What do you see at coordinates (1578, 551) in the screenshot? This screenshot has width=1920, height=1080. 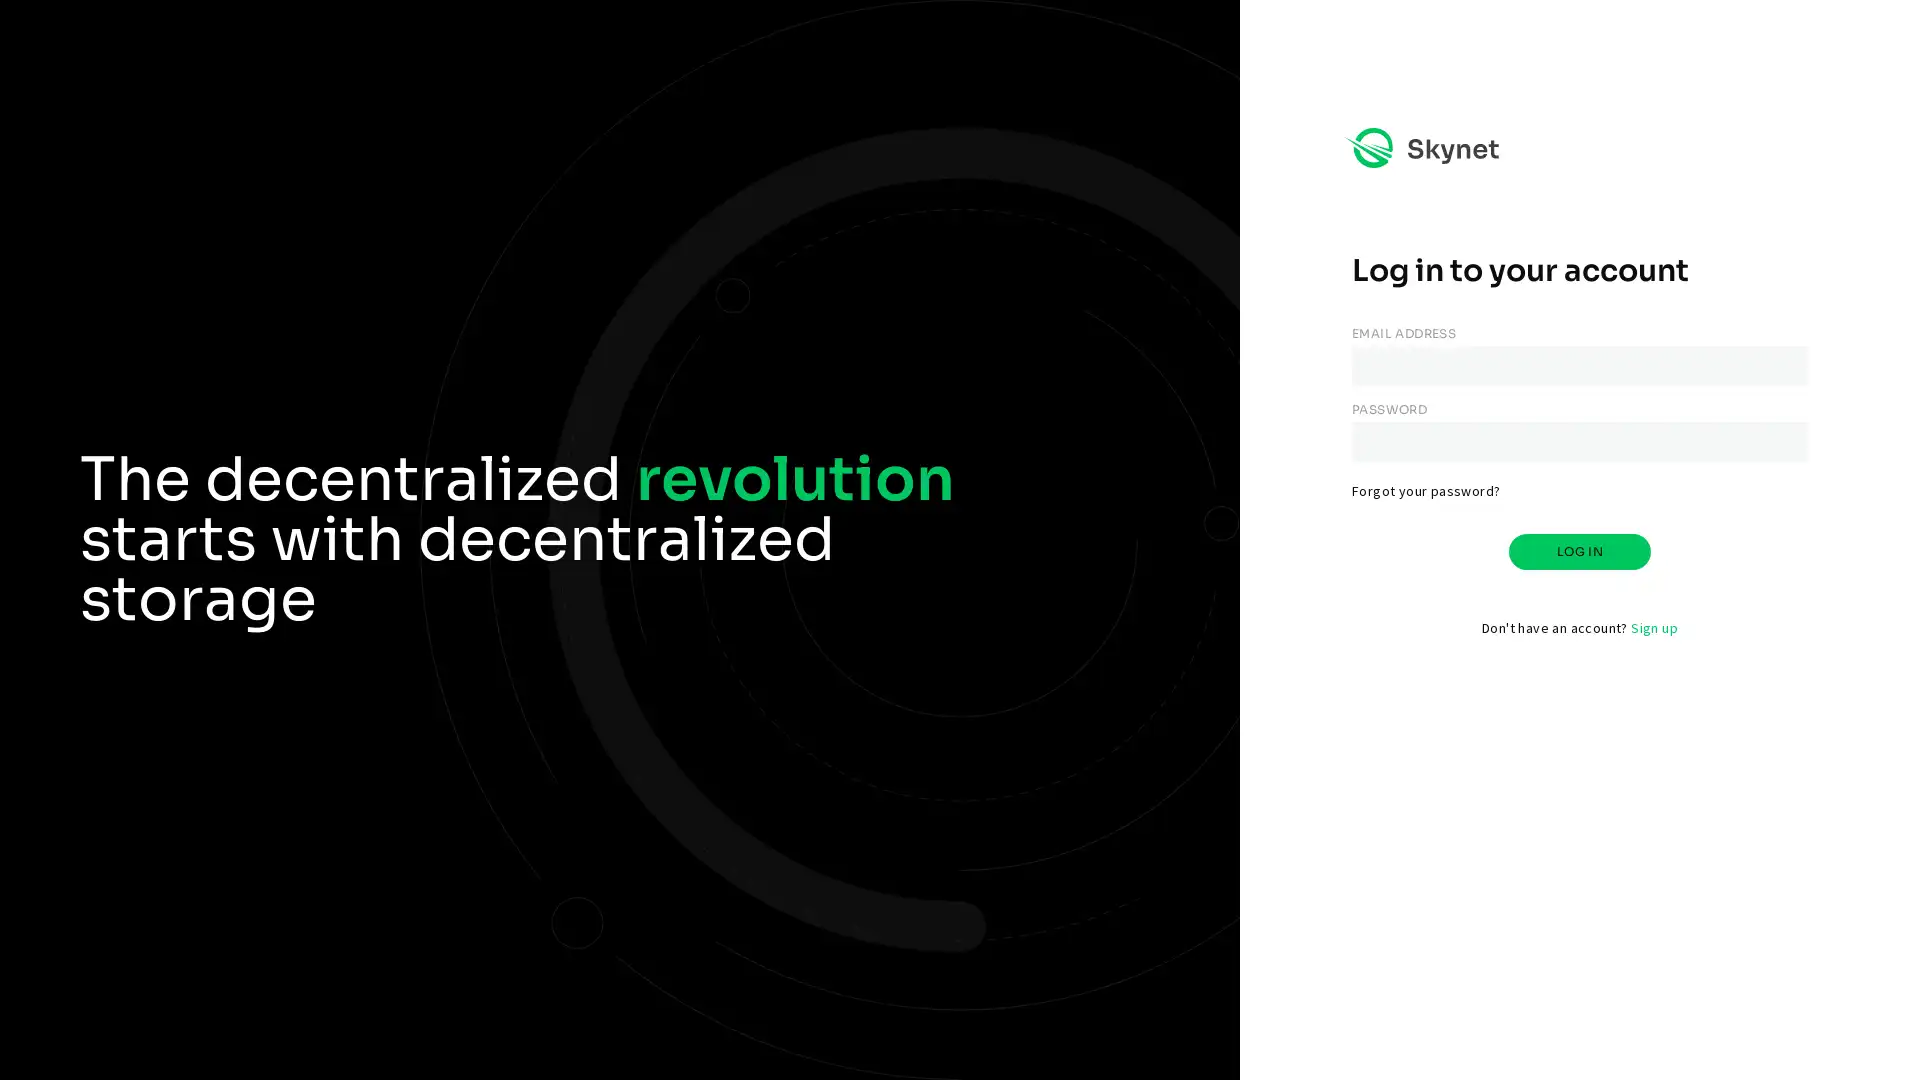 I see `LOG IN` at bounding box center [1578, 551].